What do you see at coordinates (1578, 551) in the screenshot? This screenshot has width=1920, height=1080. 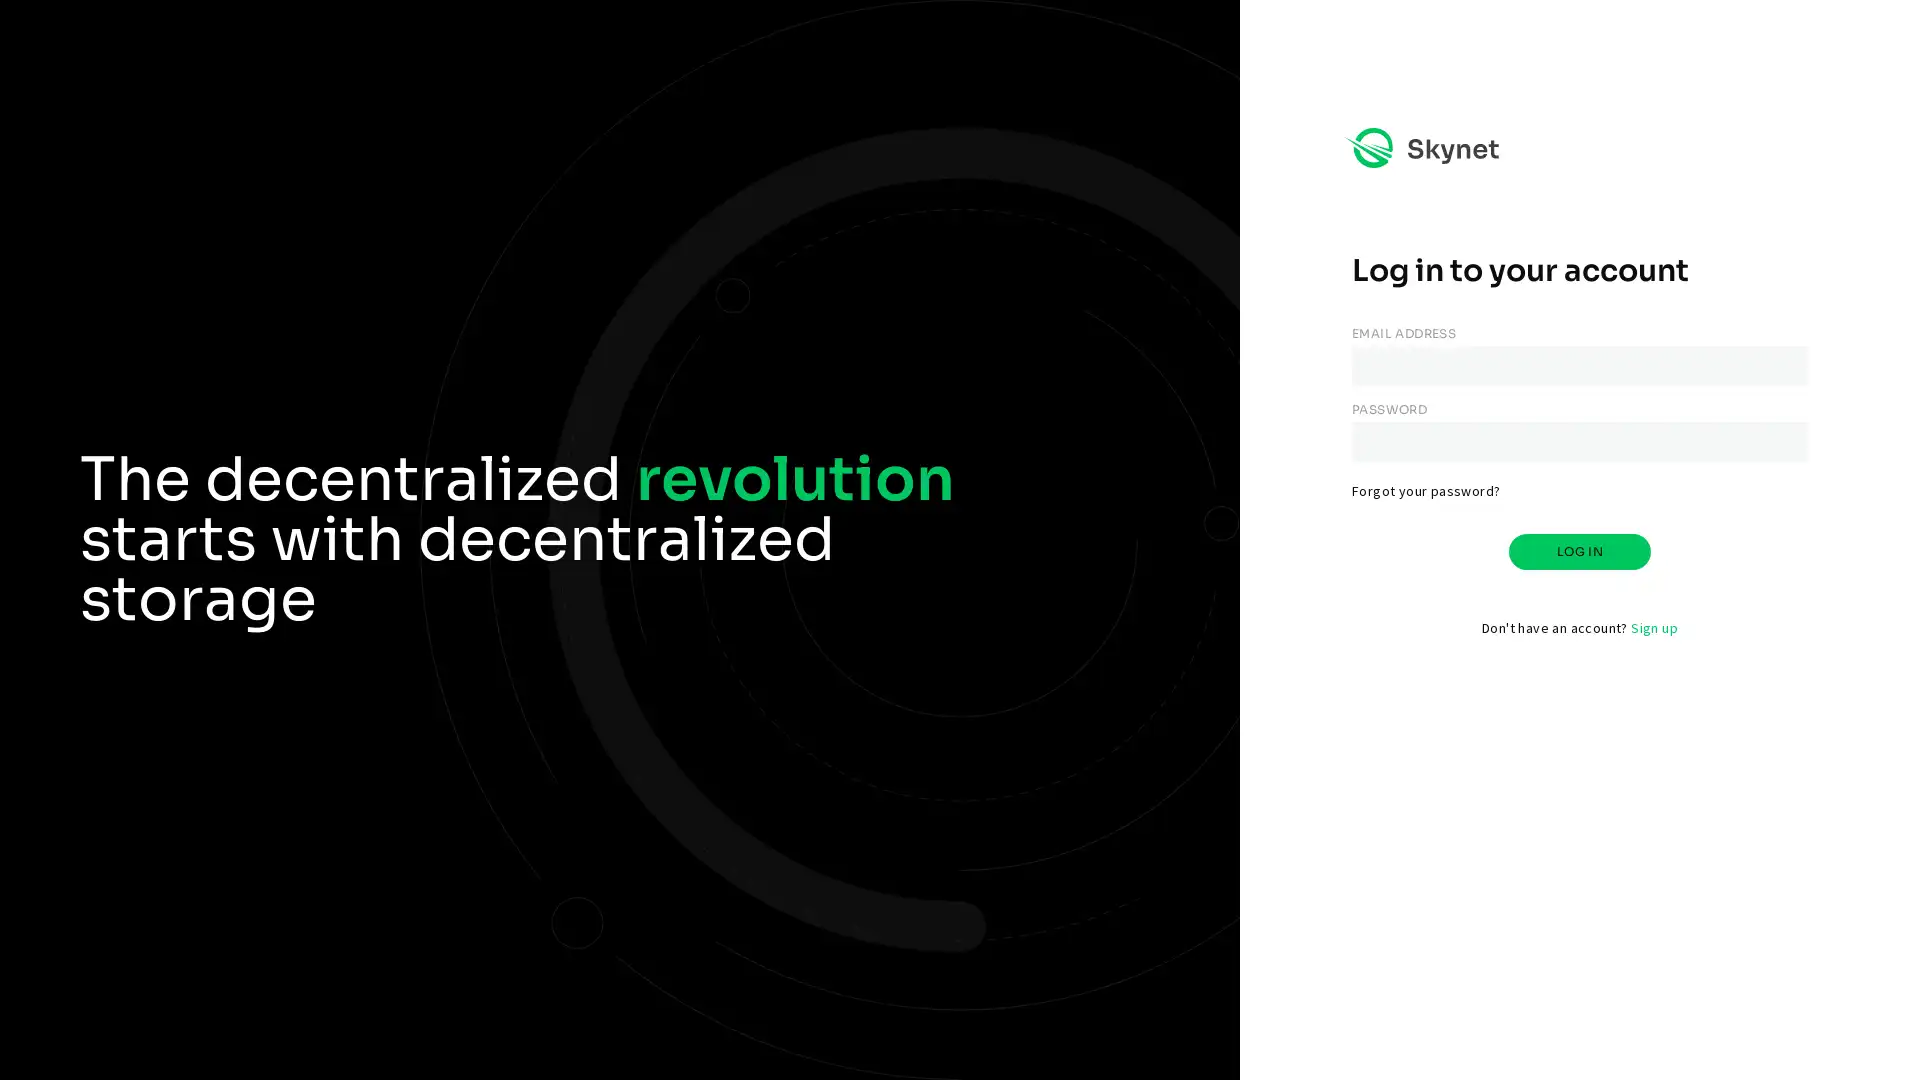 I see `LOG IN` at bounding box center [1578, 551].